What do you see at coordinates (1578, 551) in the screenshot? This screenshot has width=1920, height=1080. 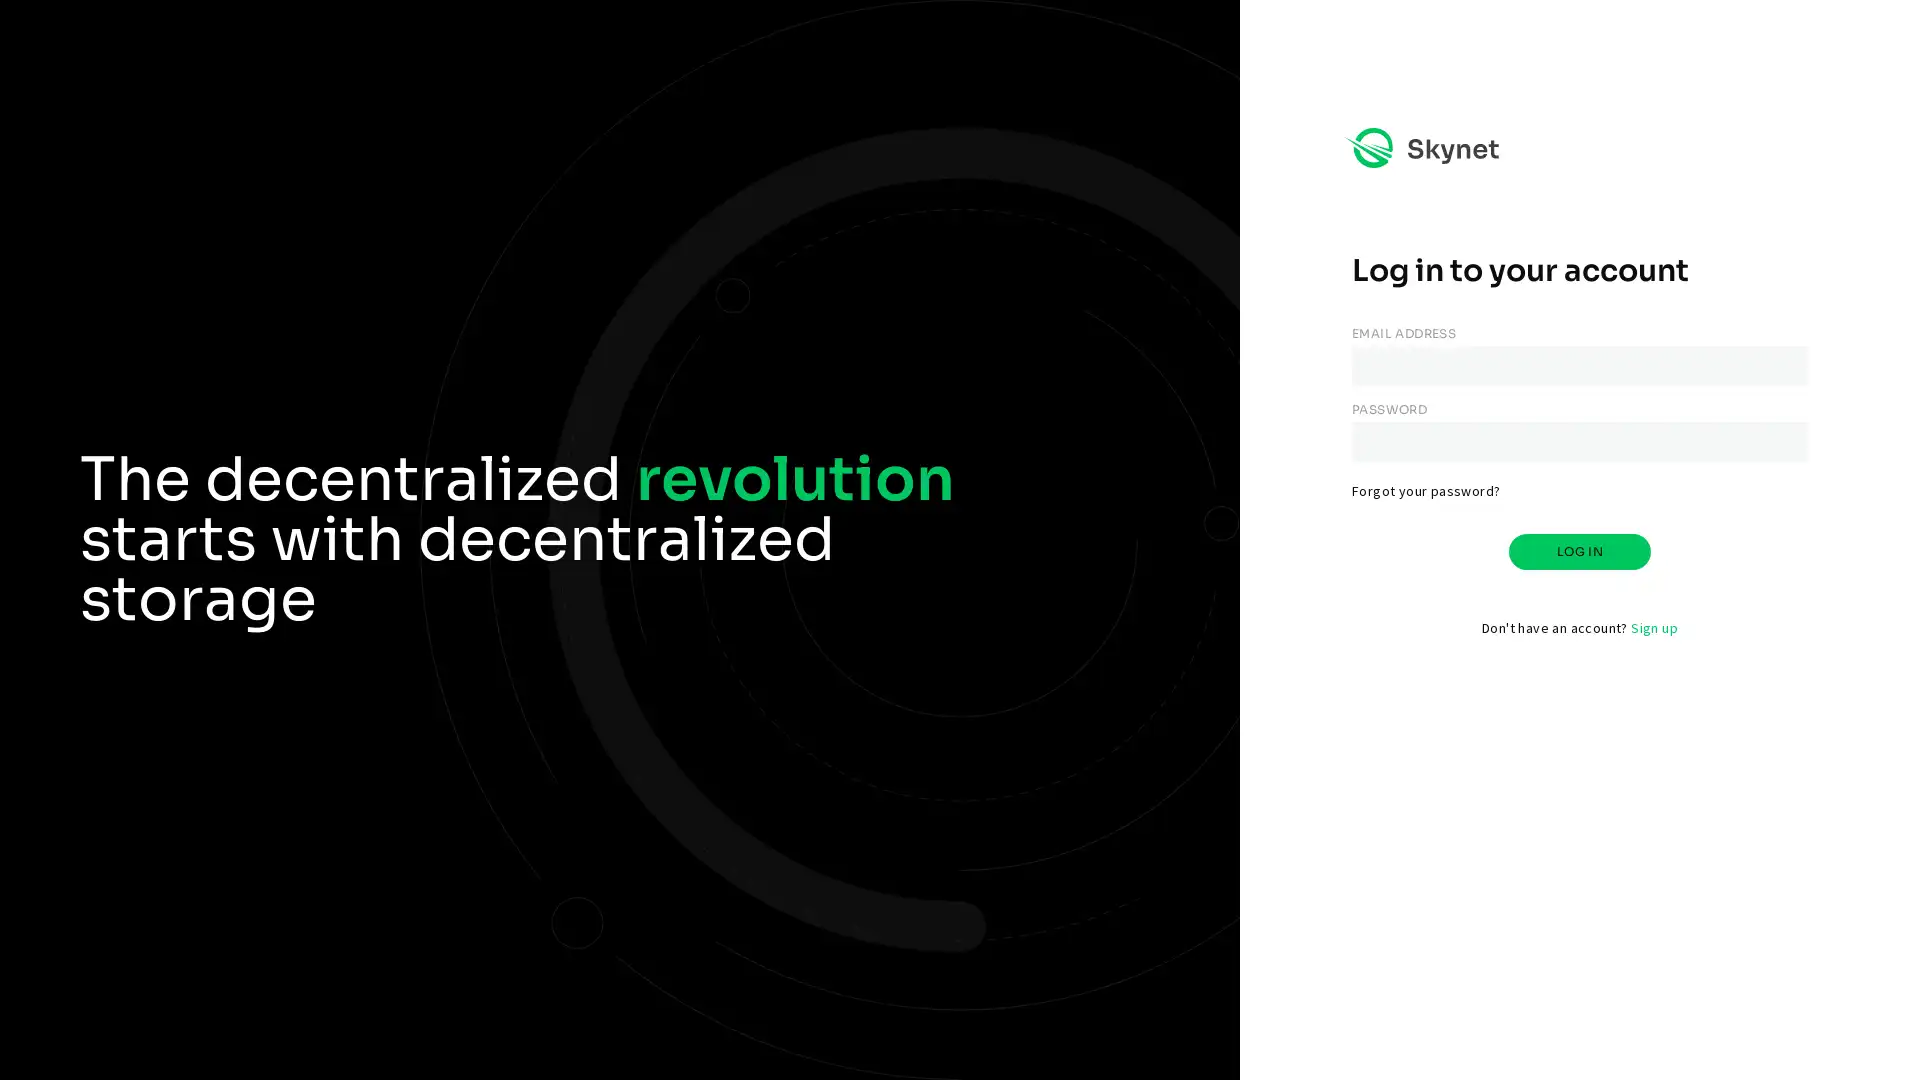 I see `LOG IN` at bounding box center [1578, 551].